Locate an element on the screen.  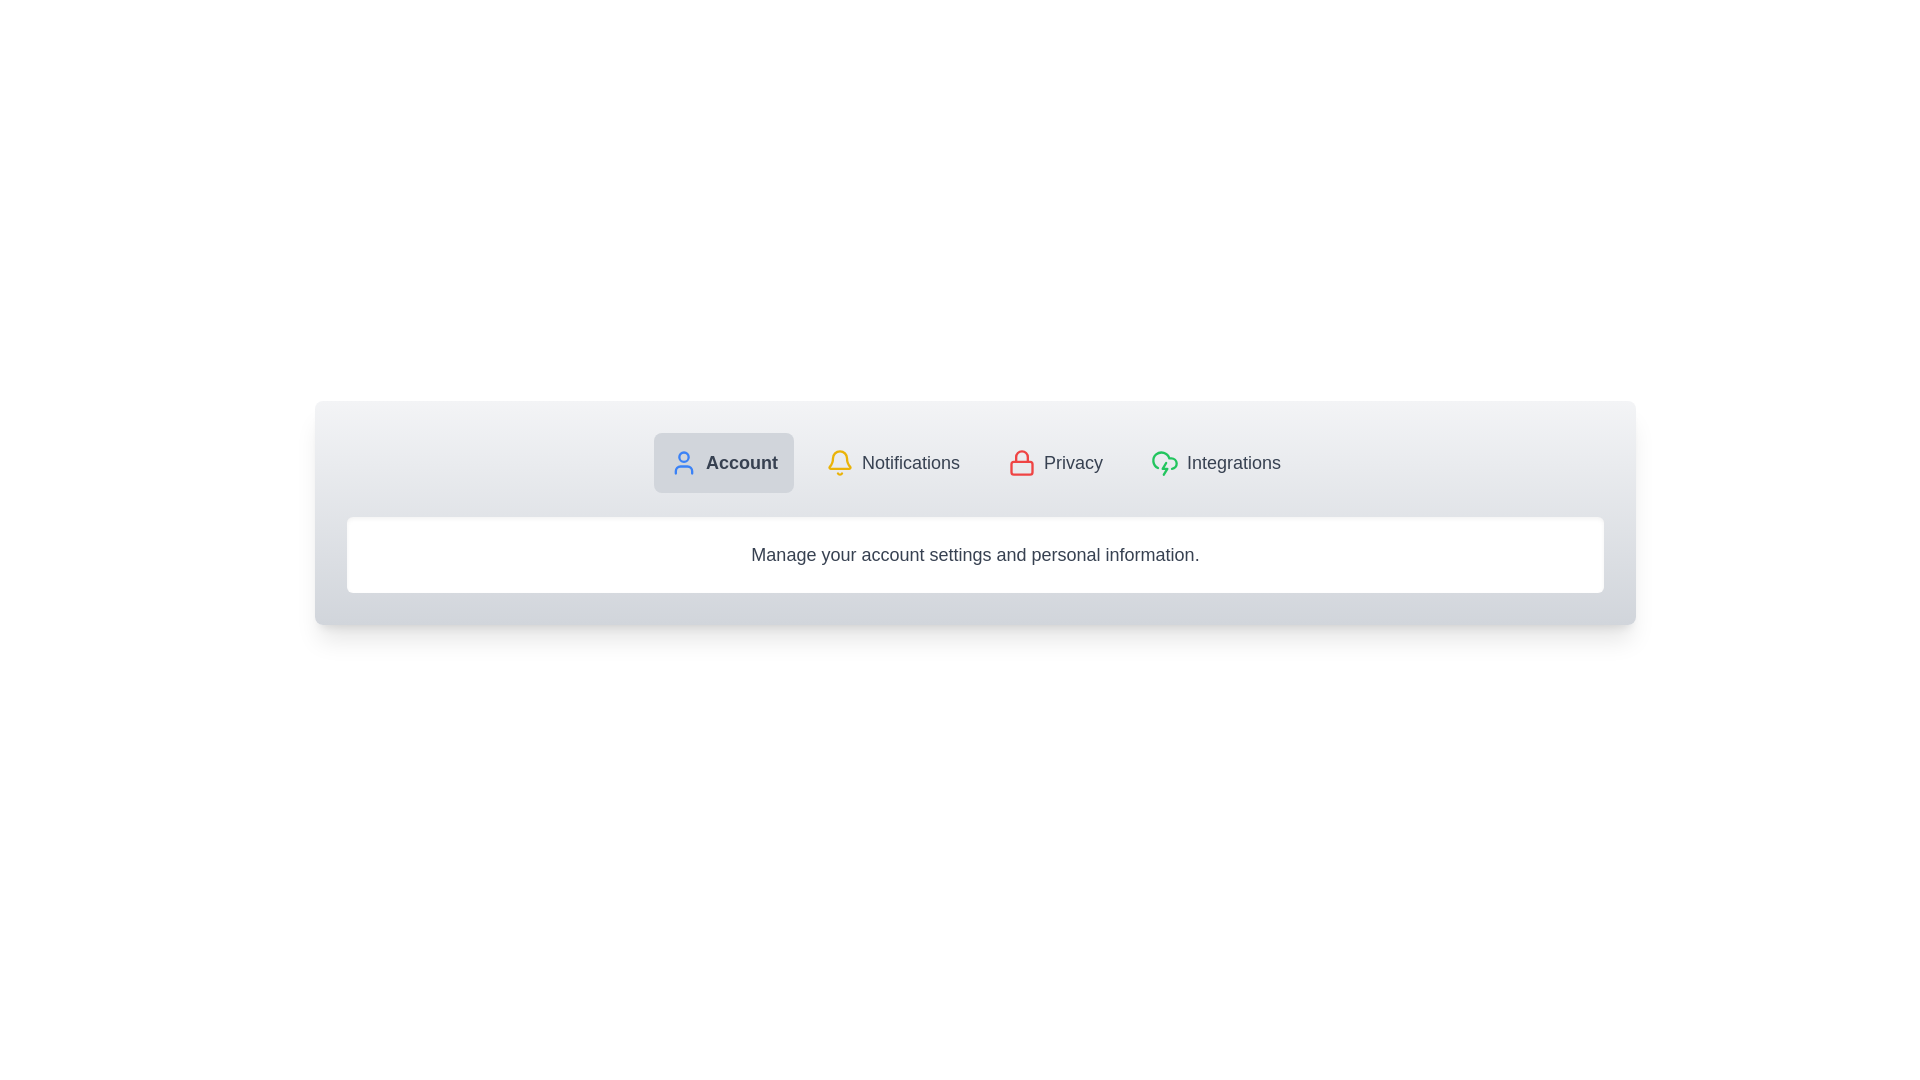
the lock icon representing the 'Privacy' section in the horizontal navigation menu, located to the left of the 'Privacy' label is located at coordinates (1022, 462).